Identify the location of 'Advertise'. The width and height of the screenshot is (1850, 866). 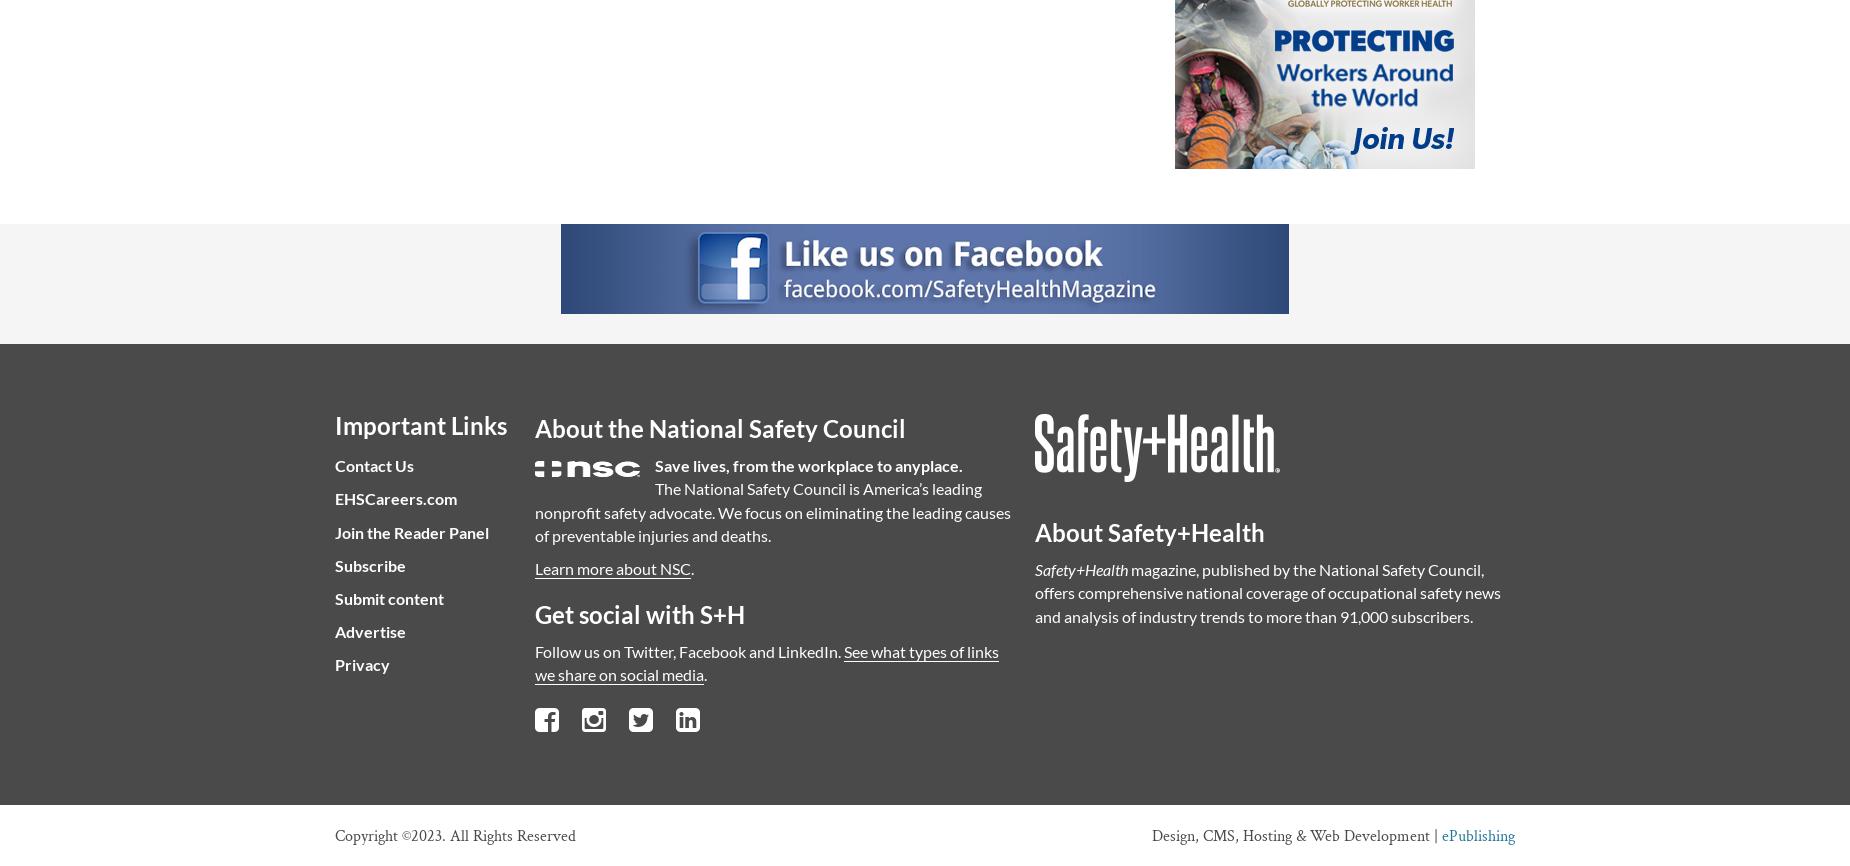
(369, 631).